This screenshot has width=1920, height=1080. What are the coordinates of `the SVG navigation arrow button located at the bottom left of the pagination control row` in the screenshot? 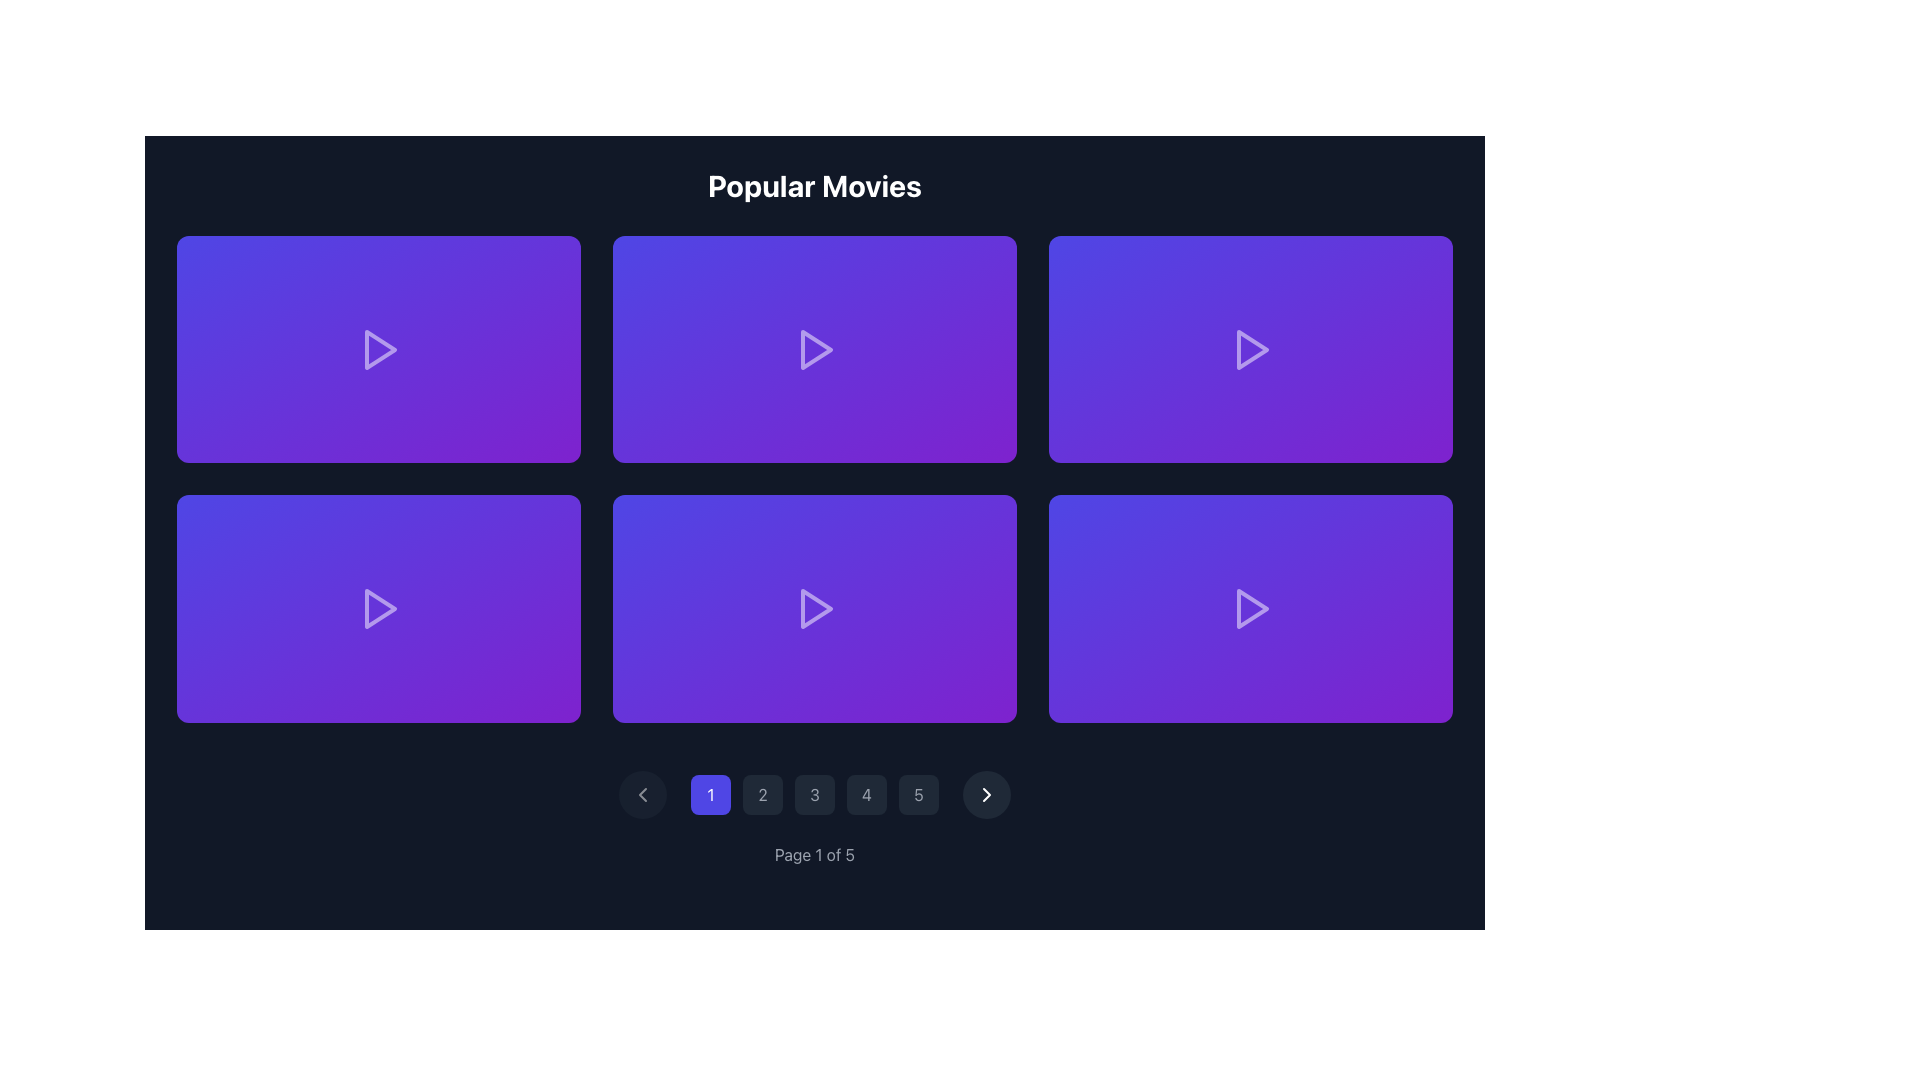 It's located at (643, 793).